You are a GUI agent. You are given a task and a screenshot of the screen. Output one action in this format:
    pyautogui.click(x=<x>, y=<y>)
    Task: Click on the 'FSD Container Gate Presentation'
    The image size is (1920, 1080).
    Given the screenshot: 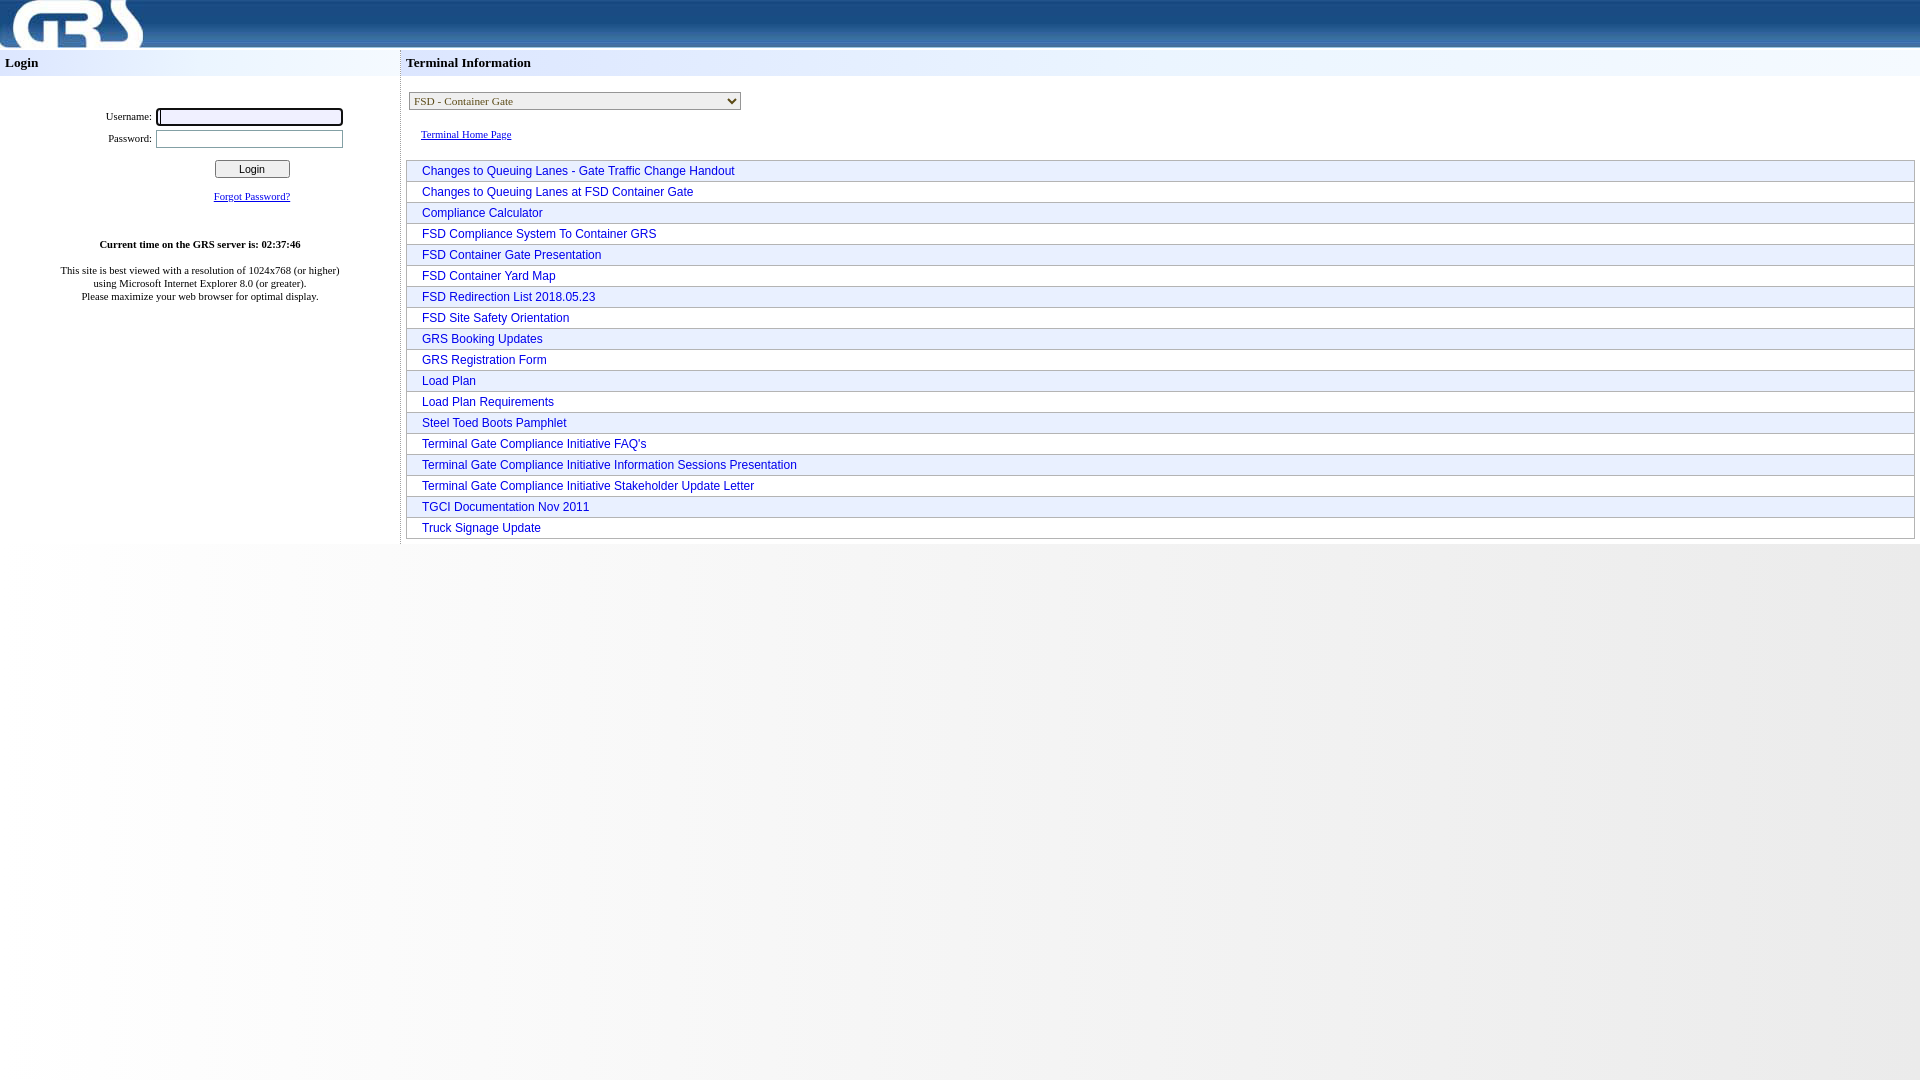 What is the action you would take?
    pyautogui.click(x=506, y=253)
    